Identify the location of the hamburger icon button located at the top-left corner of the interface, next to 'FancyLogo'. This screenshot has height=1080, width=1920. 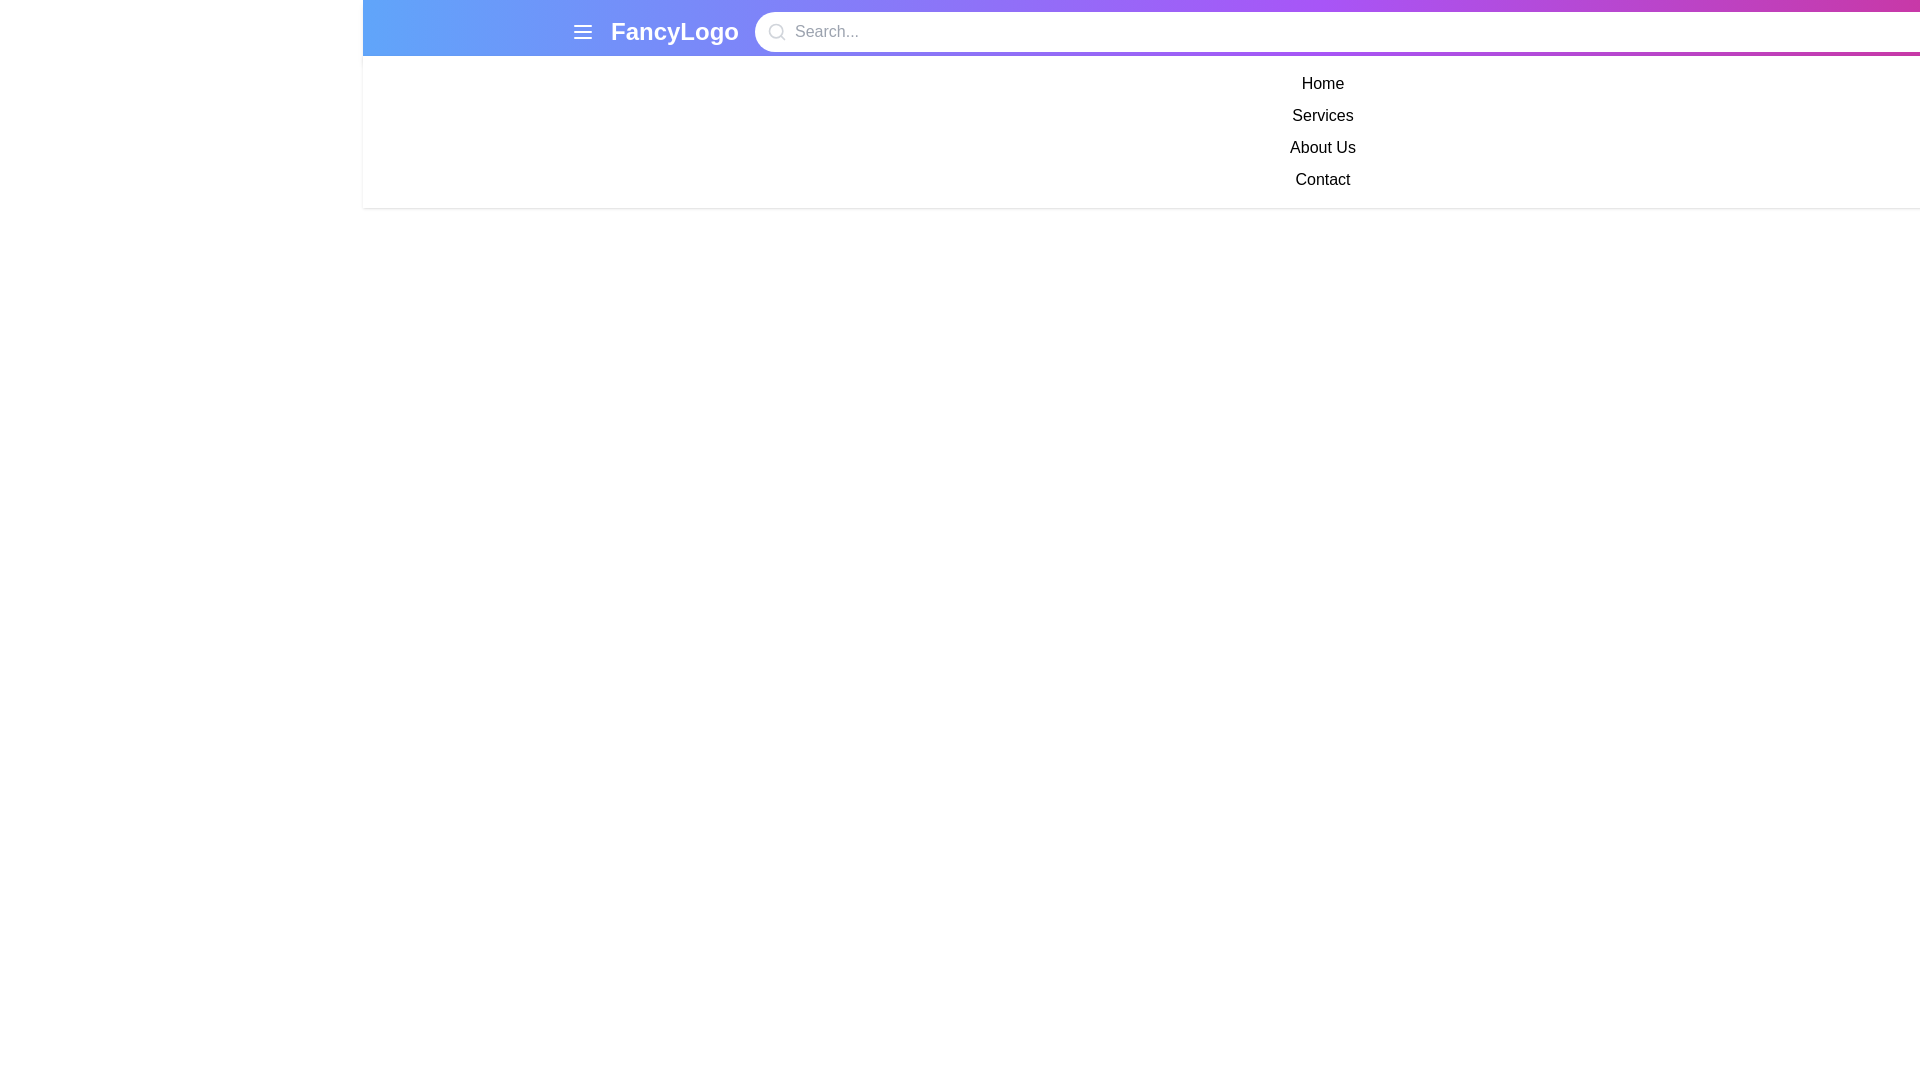
(581, 31).